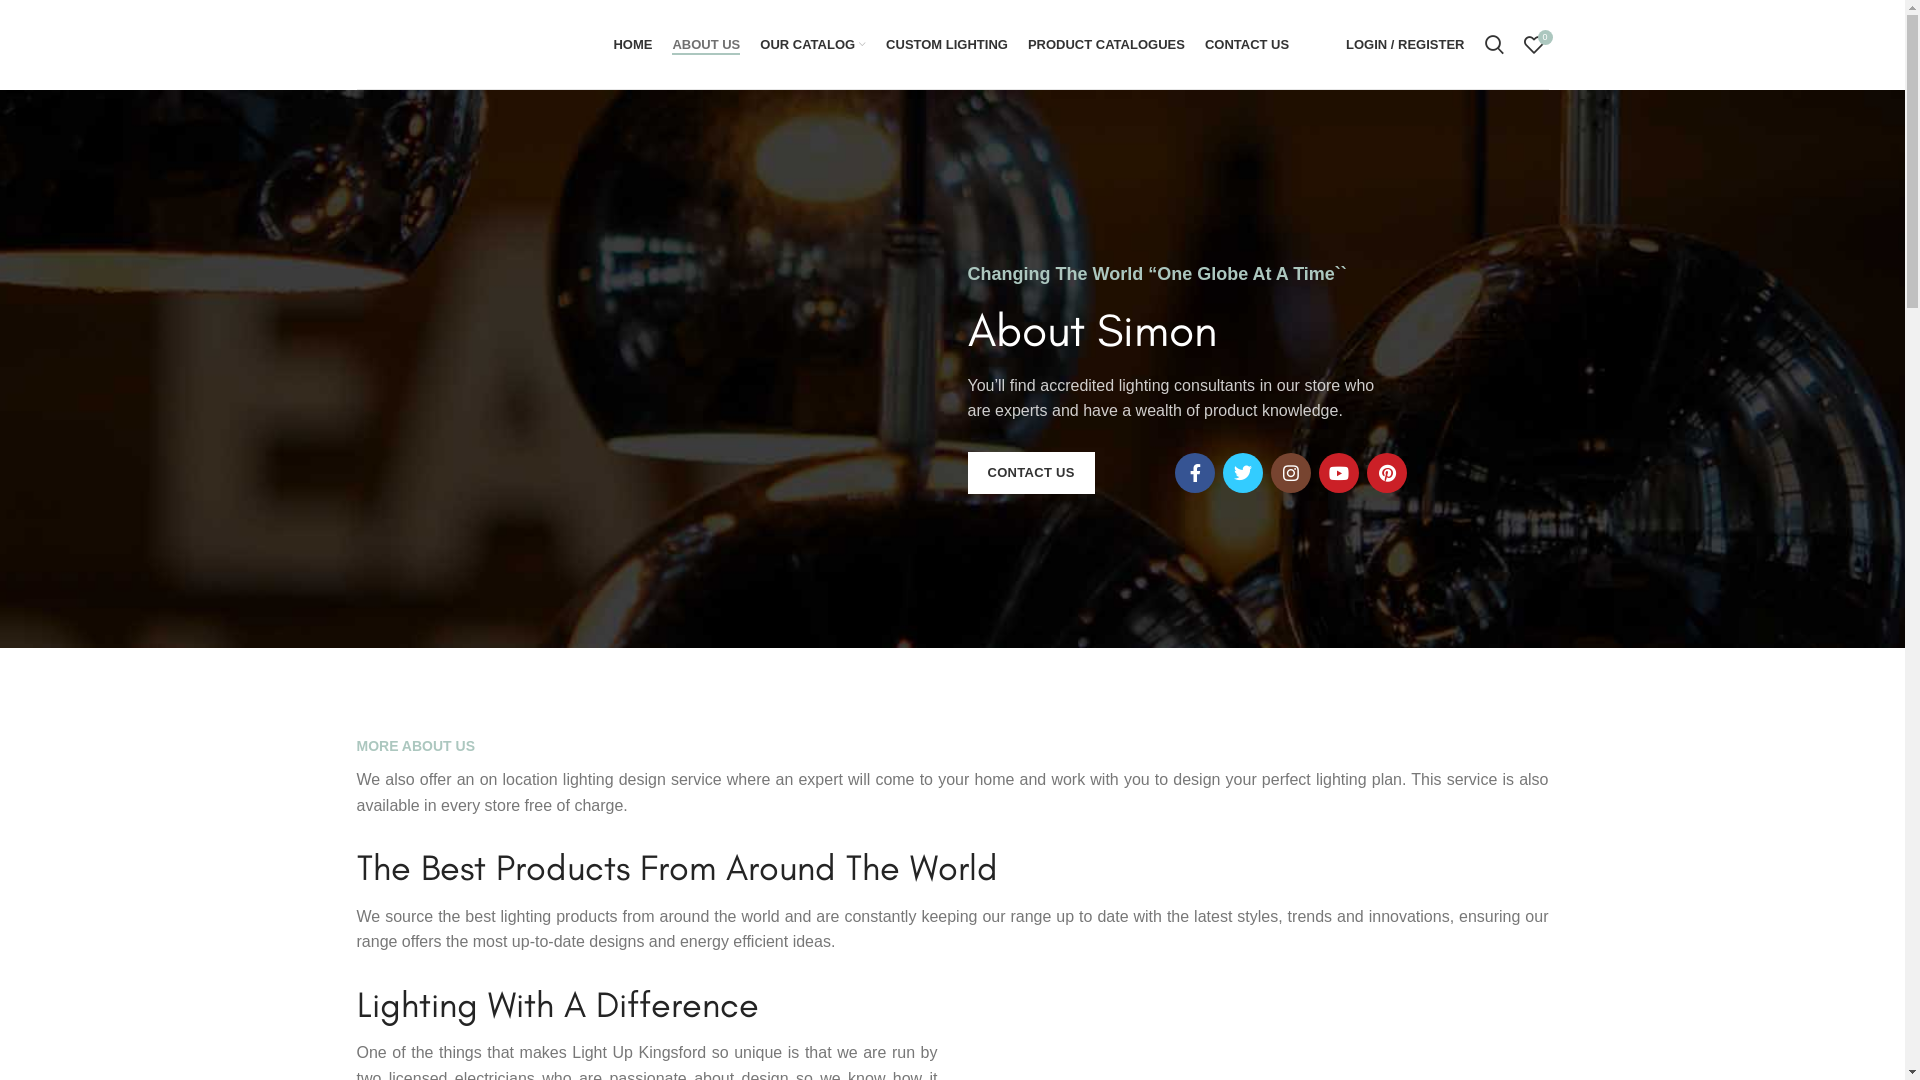  Describe the element at coordinates (945, 43) in the screenshot. I see `'CUSTOM LIGHTING'` at that location.